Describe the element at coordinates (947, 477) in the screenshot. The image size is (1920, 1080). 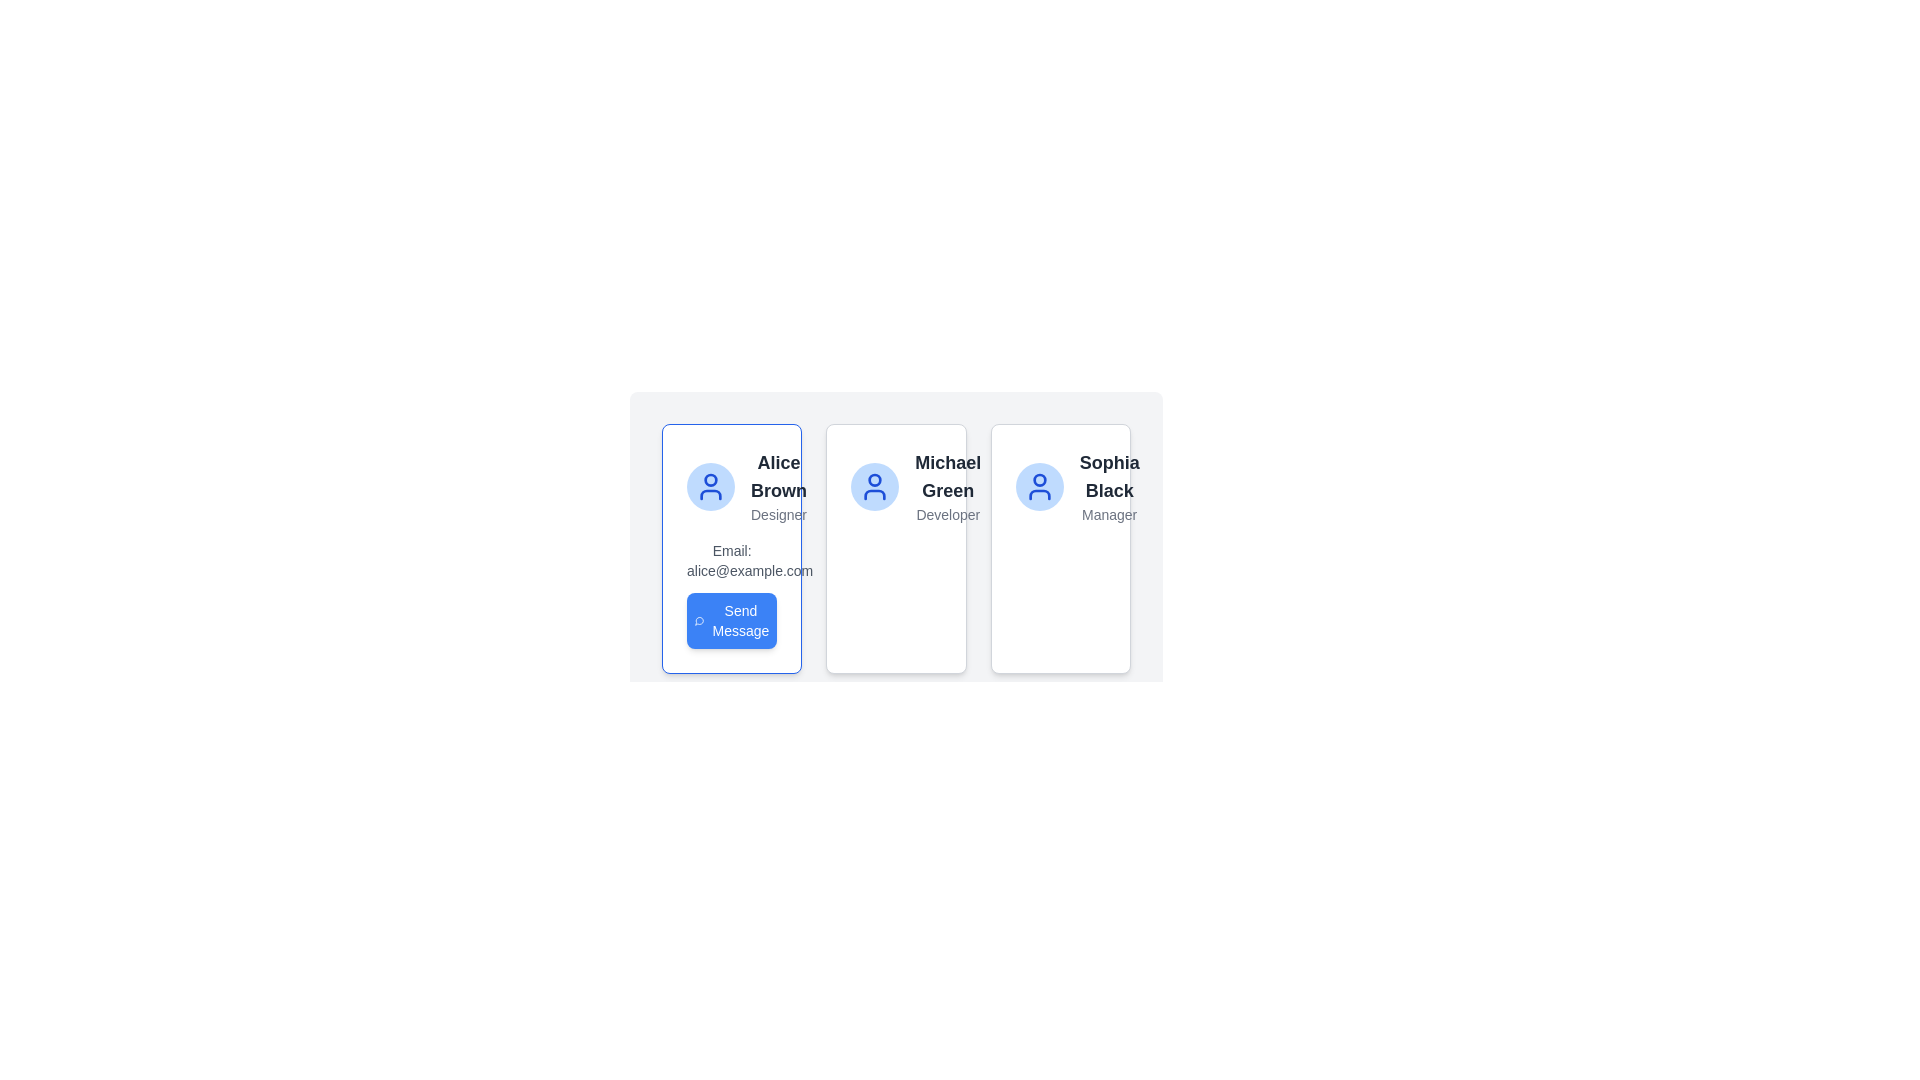
I see `the text displaying the name 'Michael Green' located at the top section of the middle card in a horizontally aligned set of three cards` at that location.